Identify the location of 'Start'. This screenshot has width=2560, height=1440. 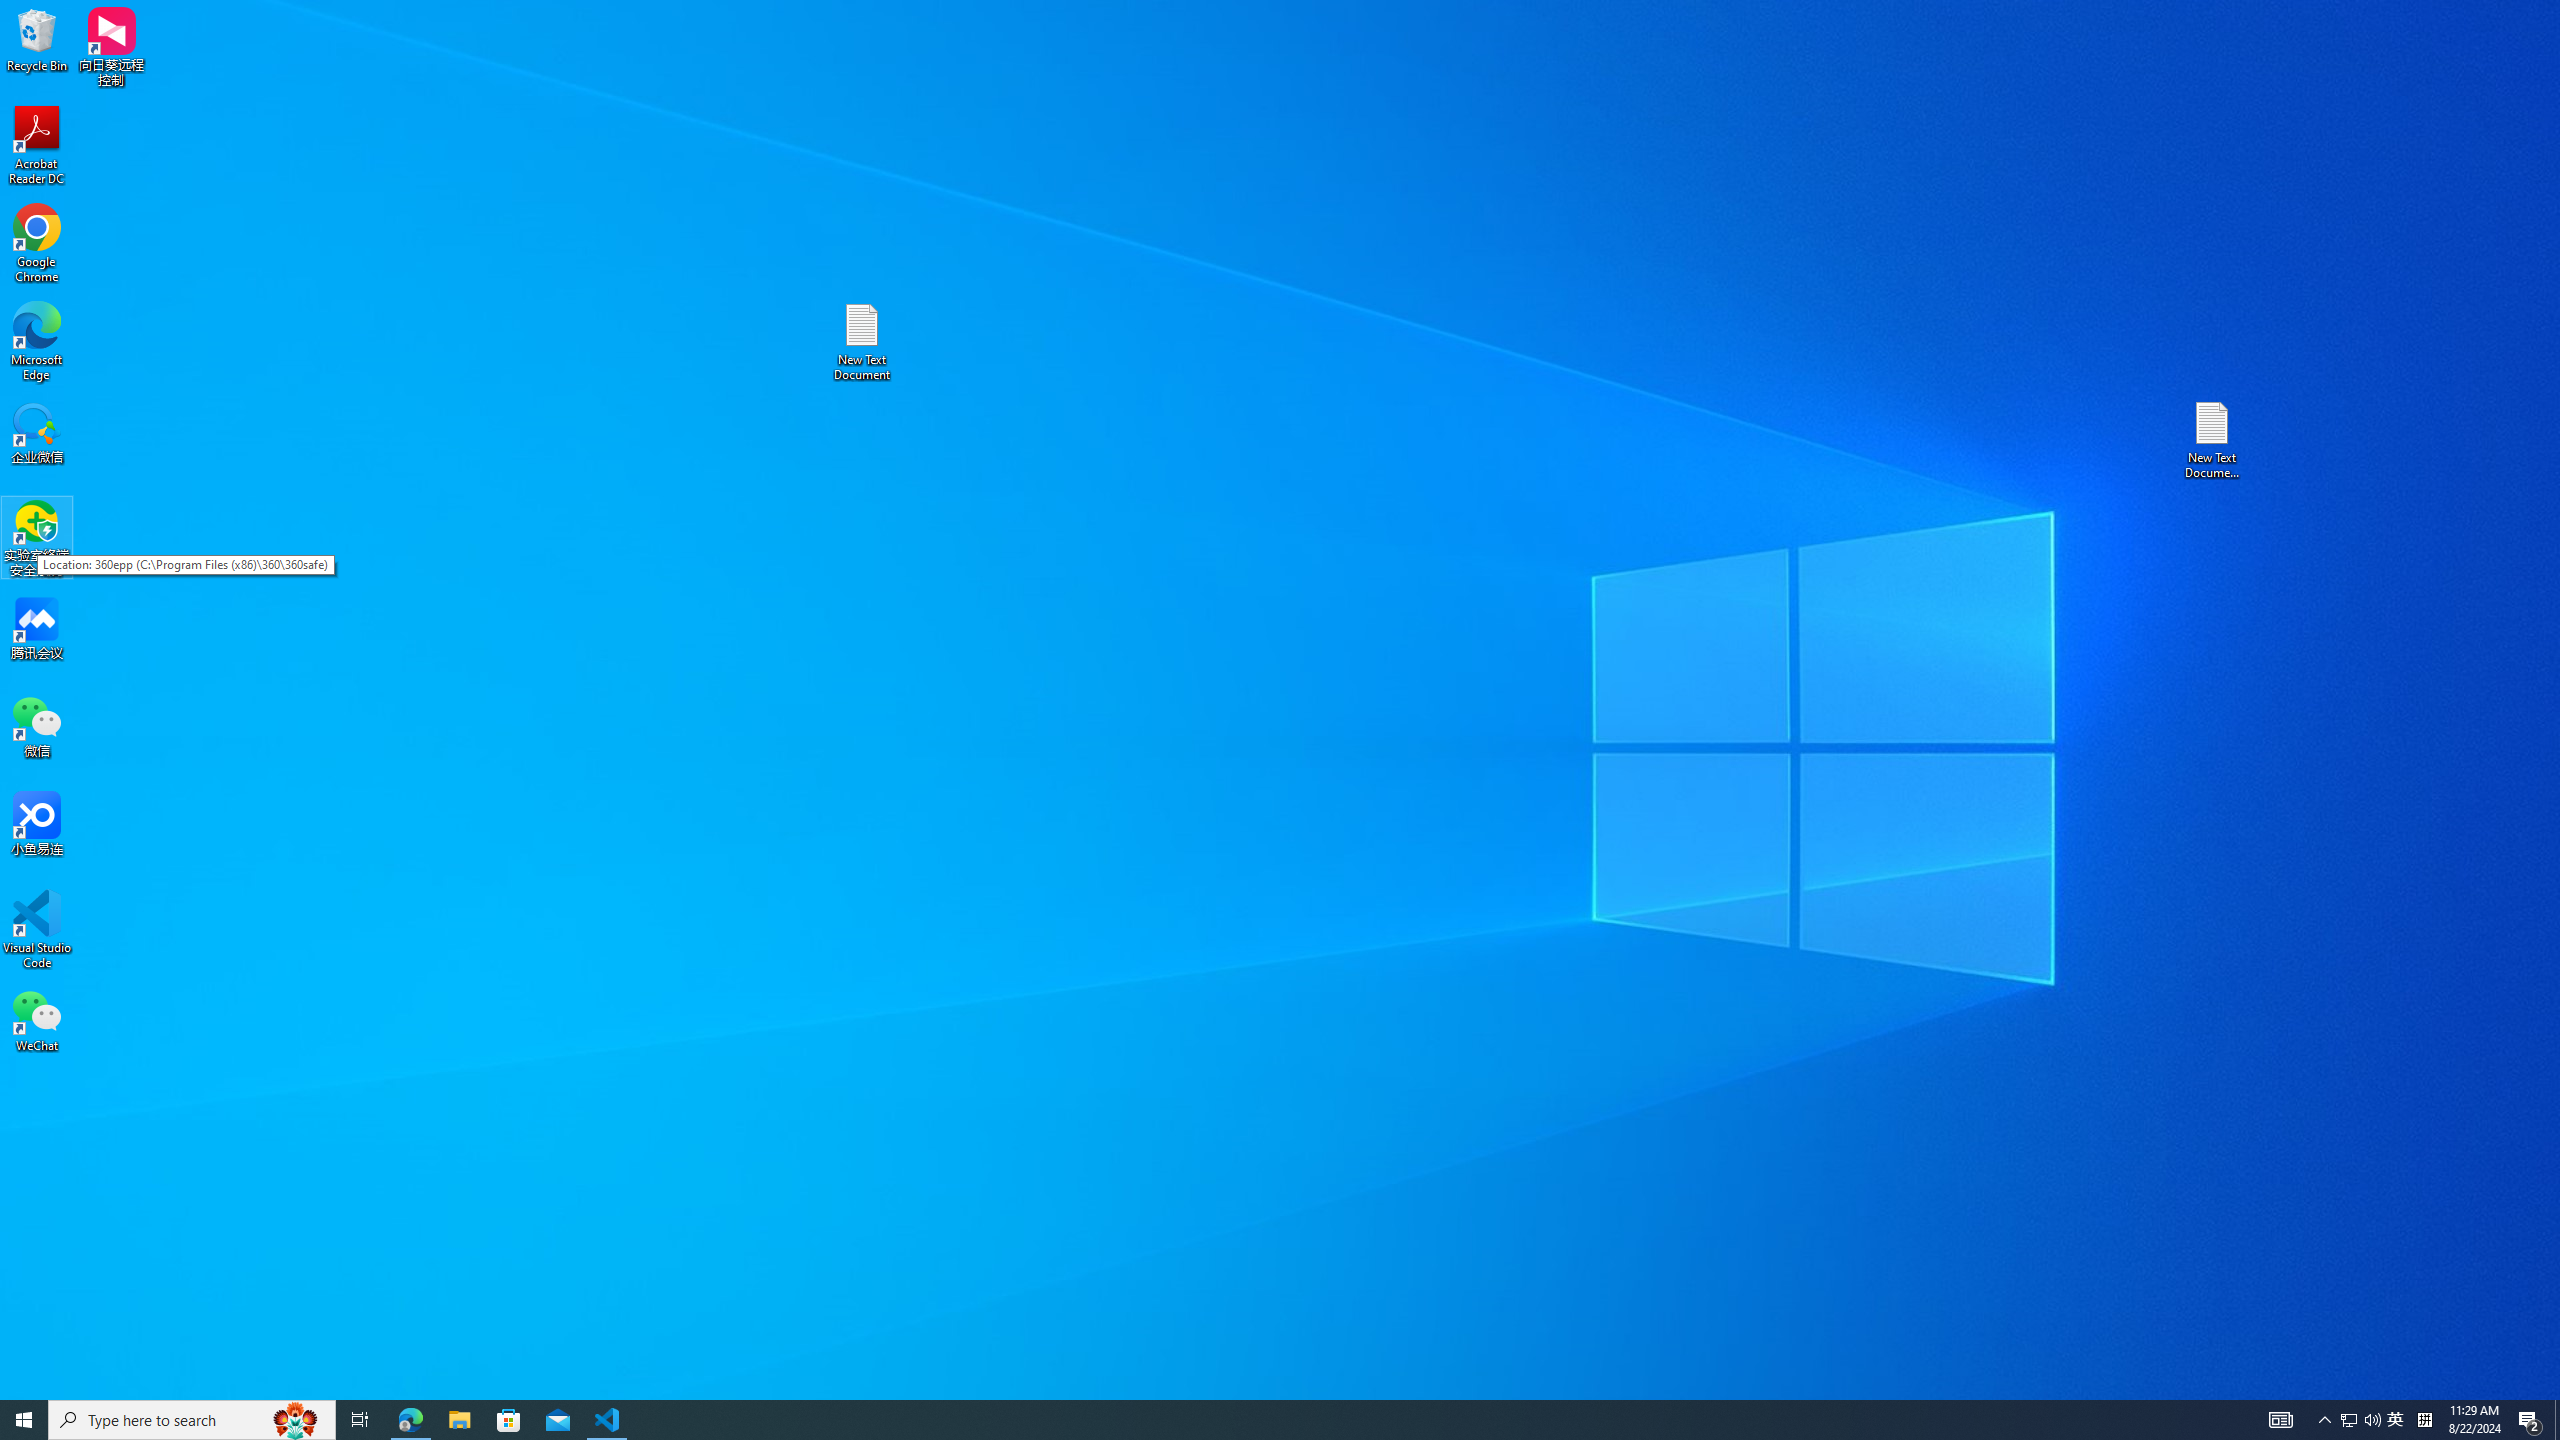
(24, 1418).